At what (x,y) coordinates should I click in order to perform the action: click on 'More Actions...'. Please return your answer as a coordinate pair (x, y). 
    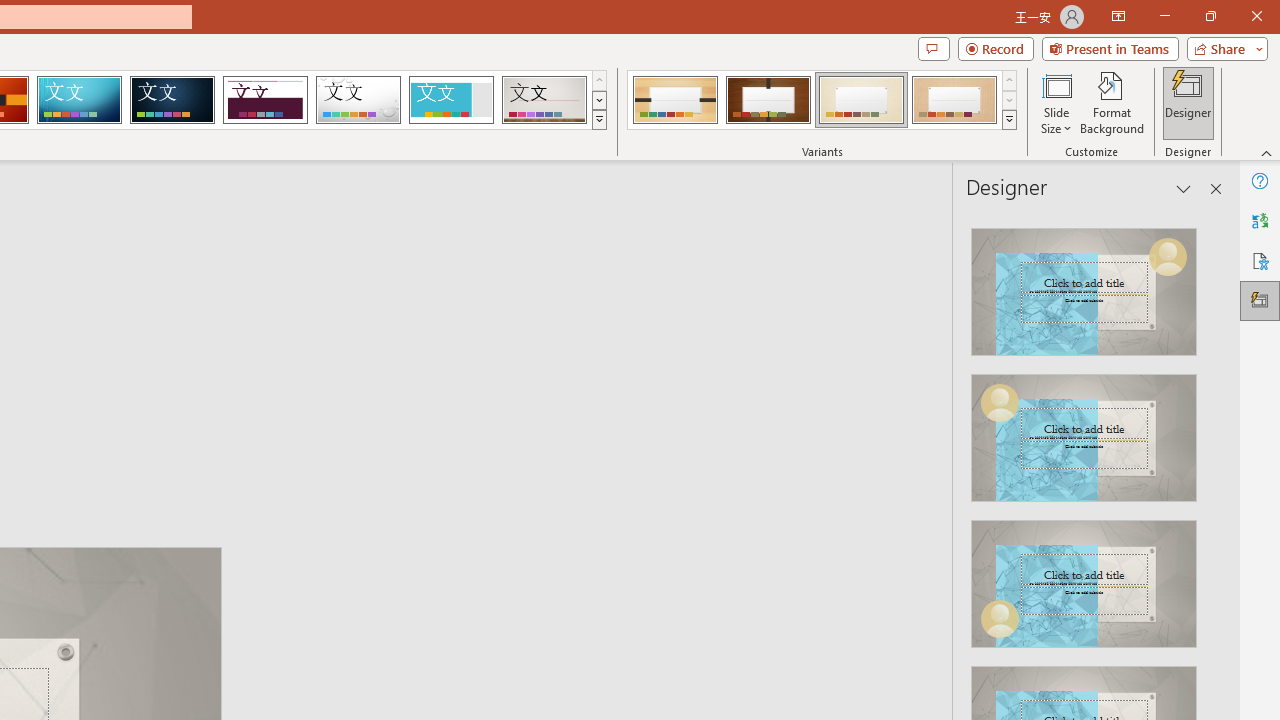
    Looking at the image, I should click on (1229, 320).